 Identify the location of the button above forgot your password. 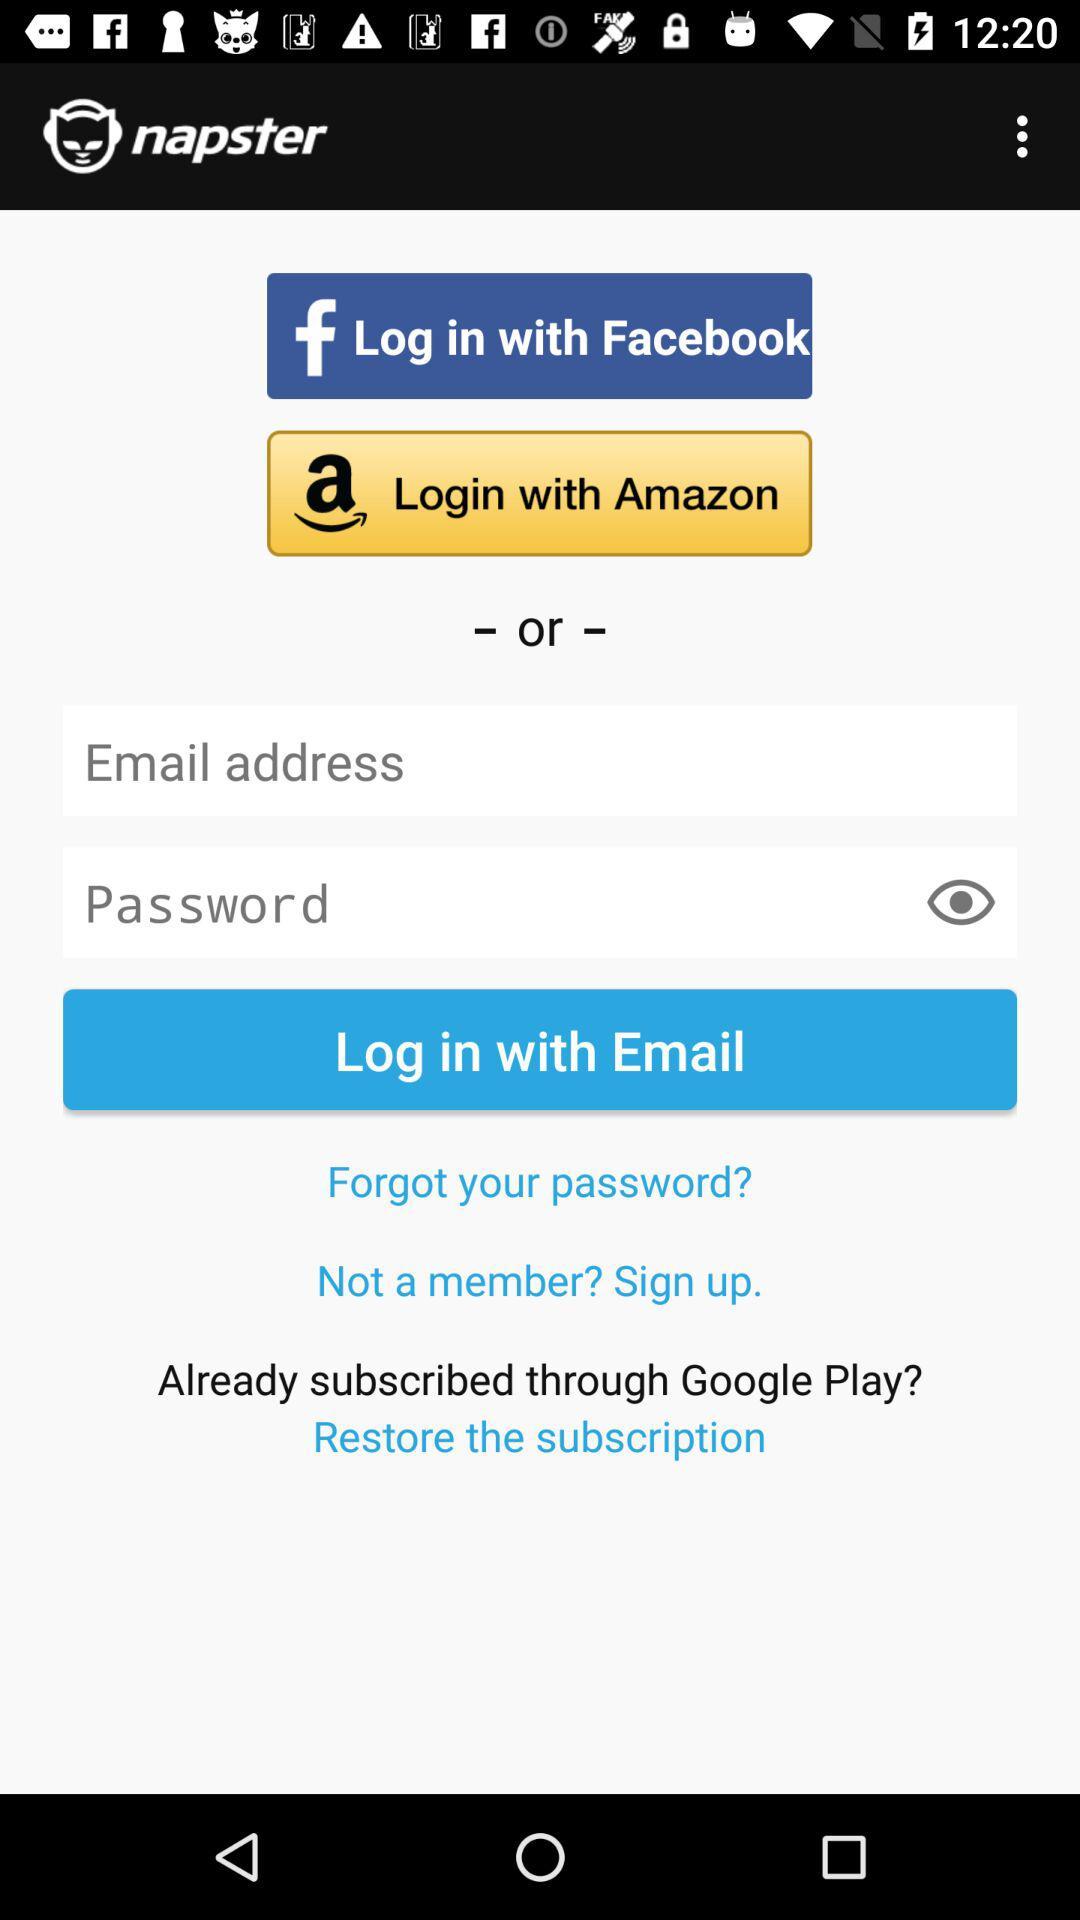
(540, 1048).